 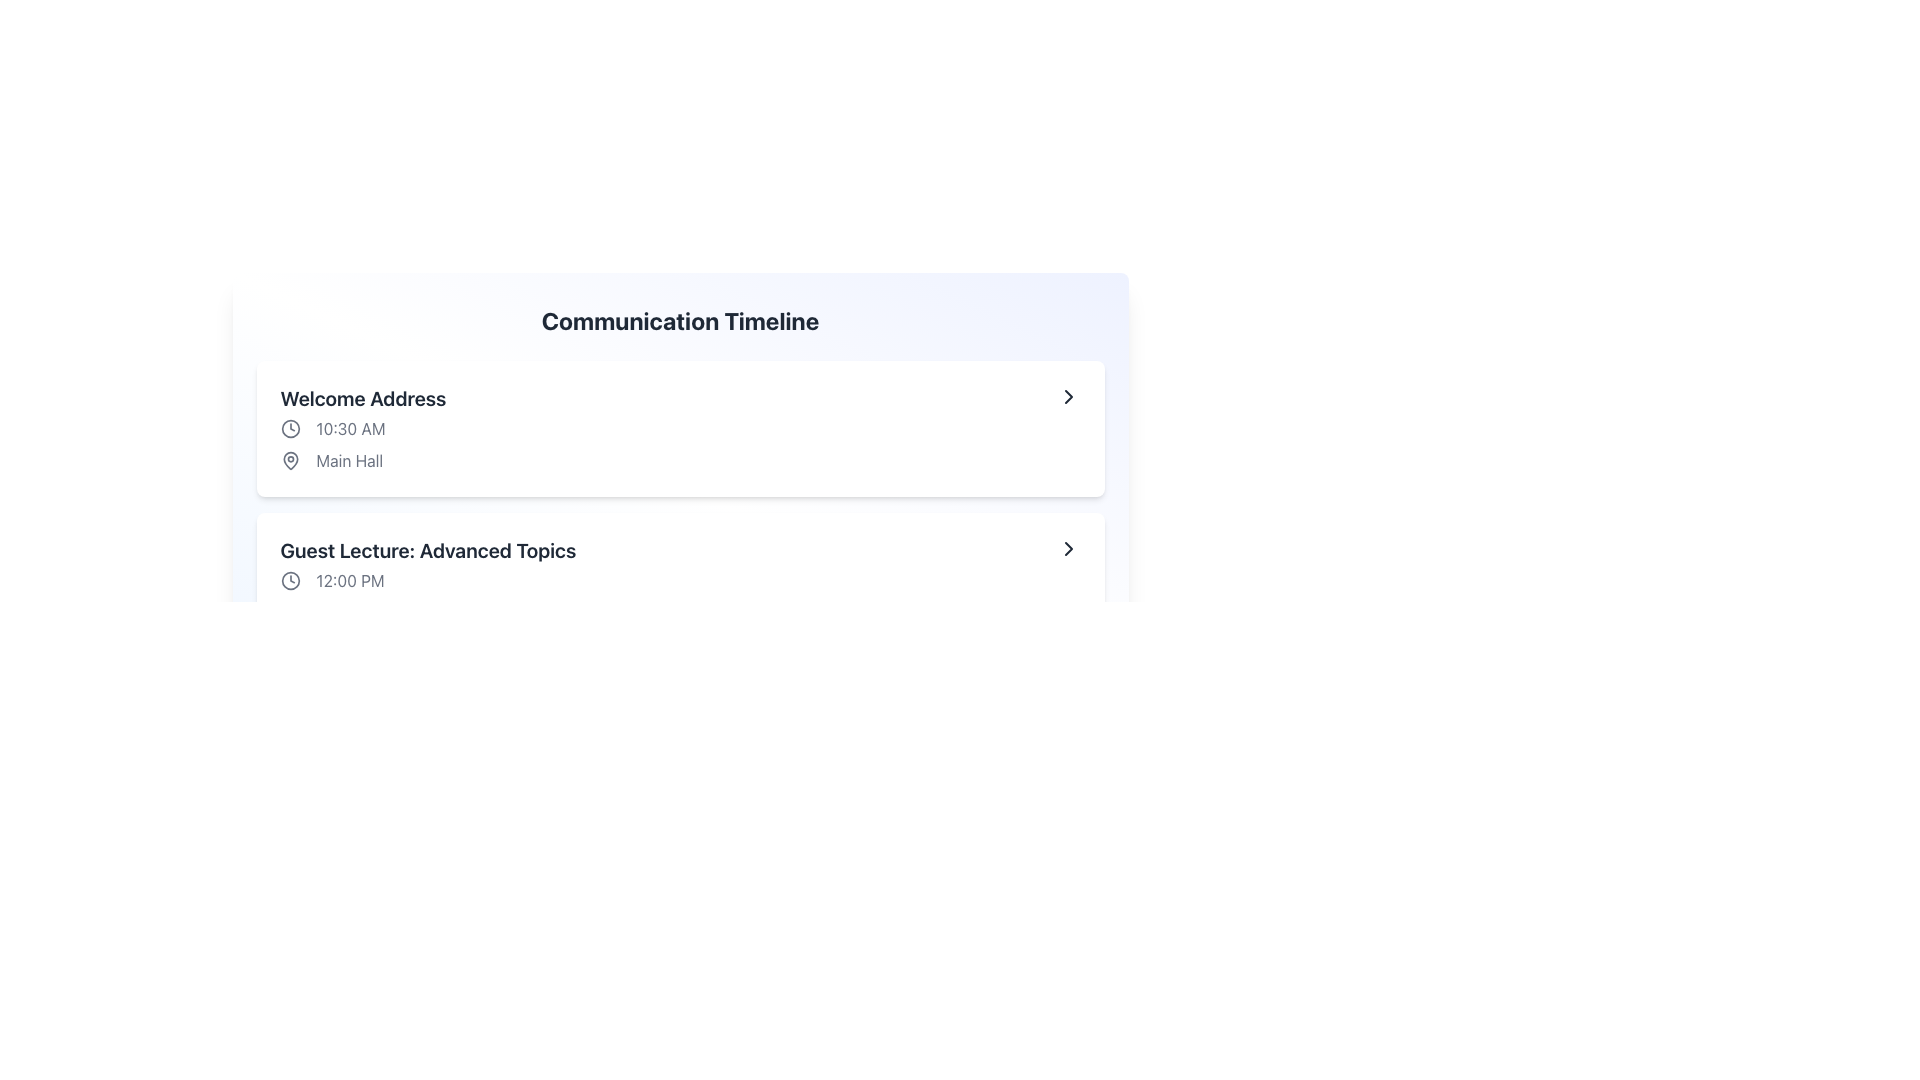 What do you see at coordinates (289, 427) in the screenshot?
I see `the circular graphical shape of the clock icon indicating '10:30 AM' in the top-left quadrant of the timeline card for the 'Welcome Address' entry` at bounding box center [289, 427].